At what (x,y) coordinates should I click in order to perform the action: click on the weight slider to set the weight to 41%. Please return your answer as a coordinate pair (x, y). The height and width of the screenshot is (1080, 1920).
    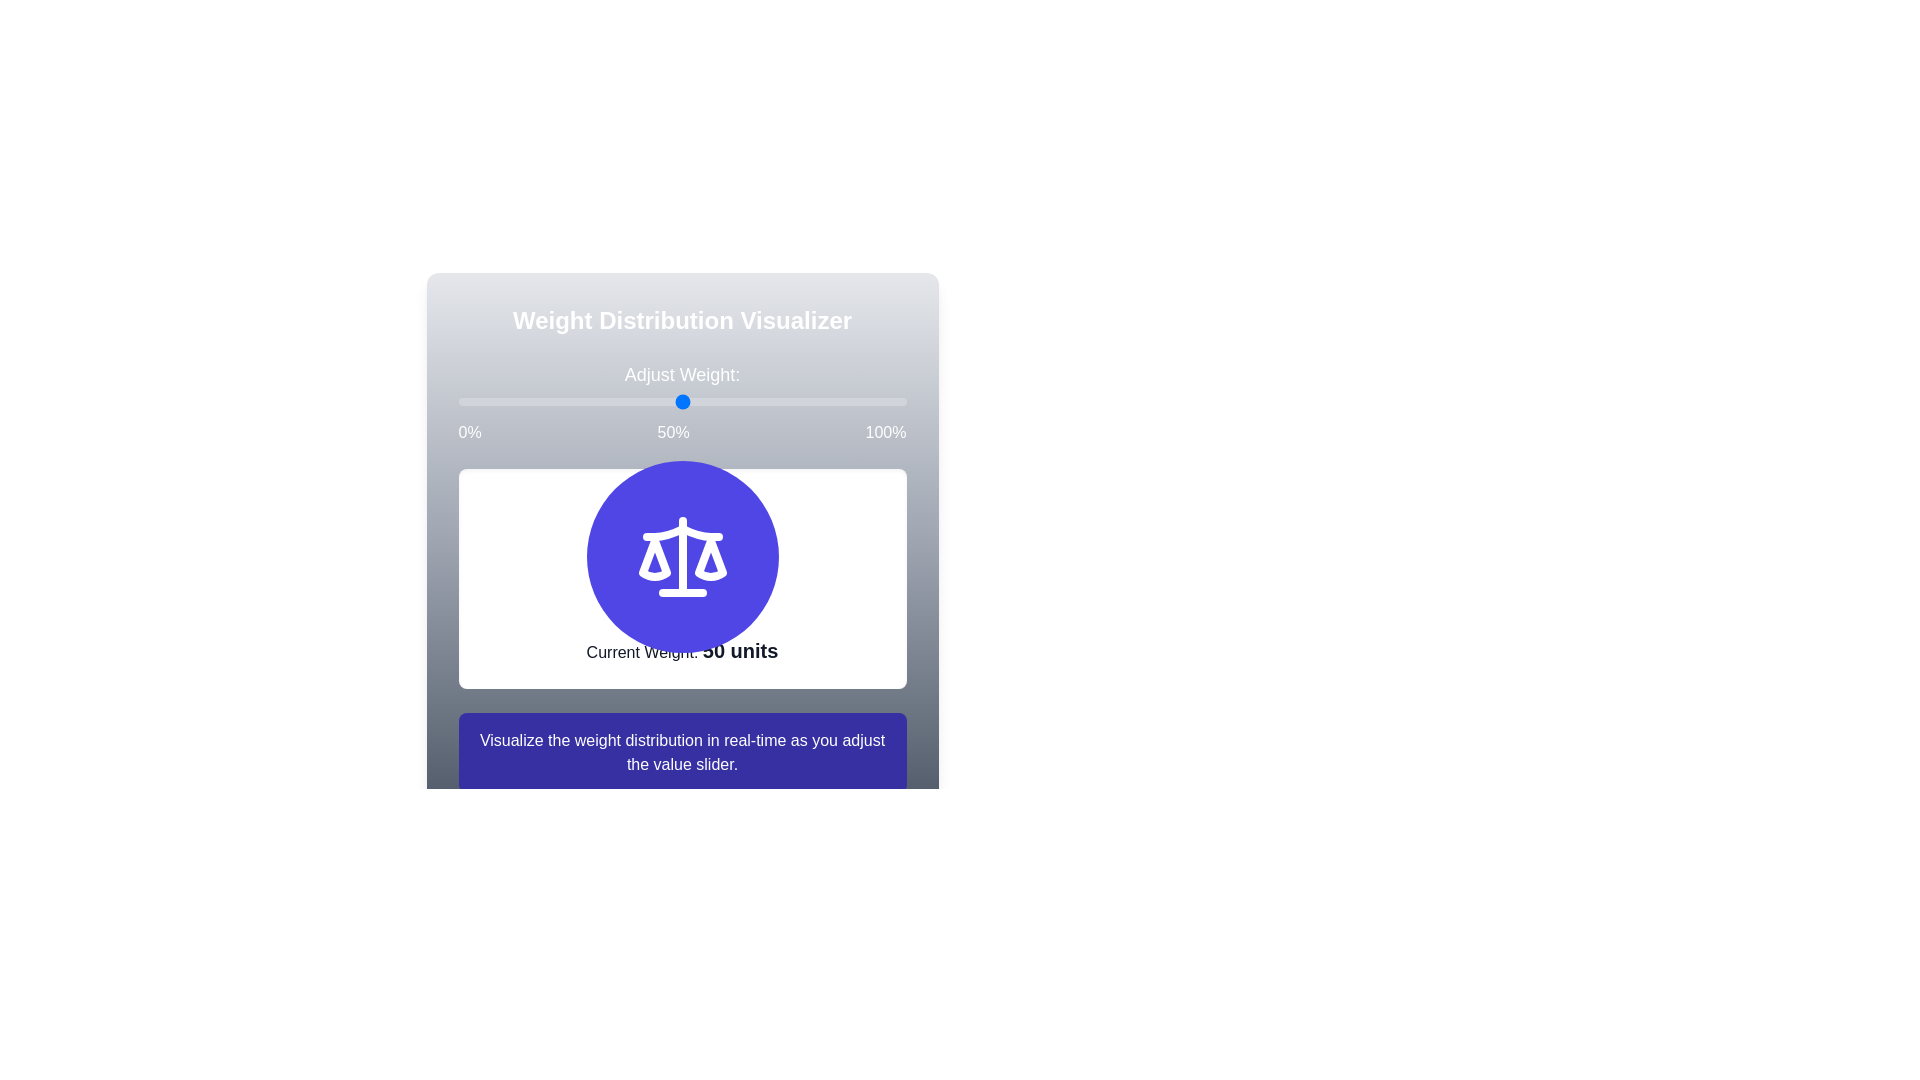
    Looking at the image, I should click on (457, 401).